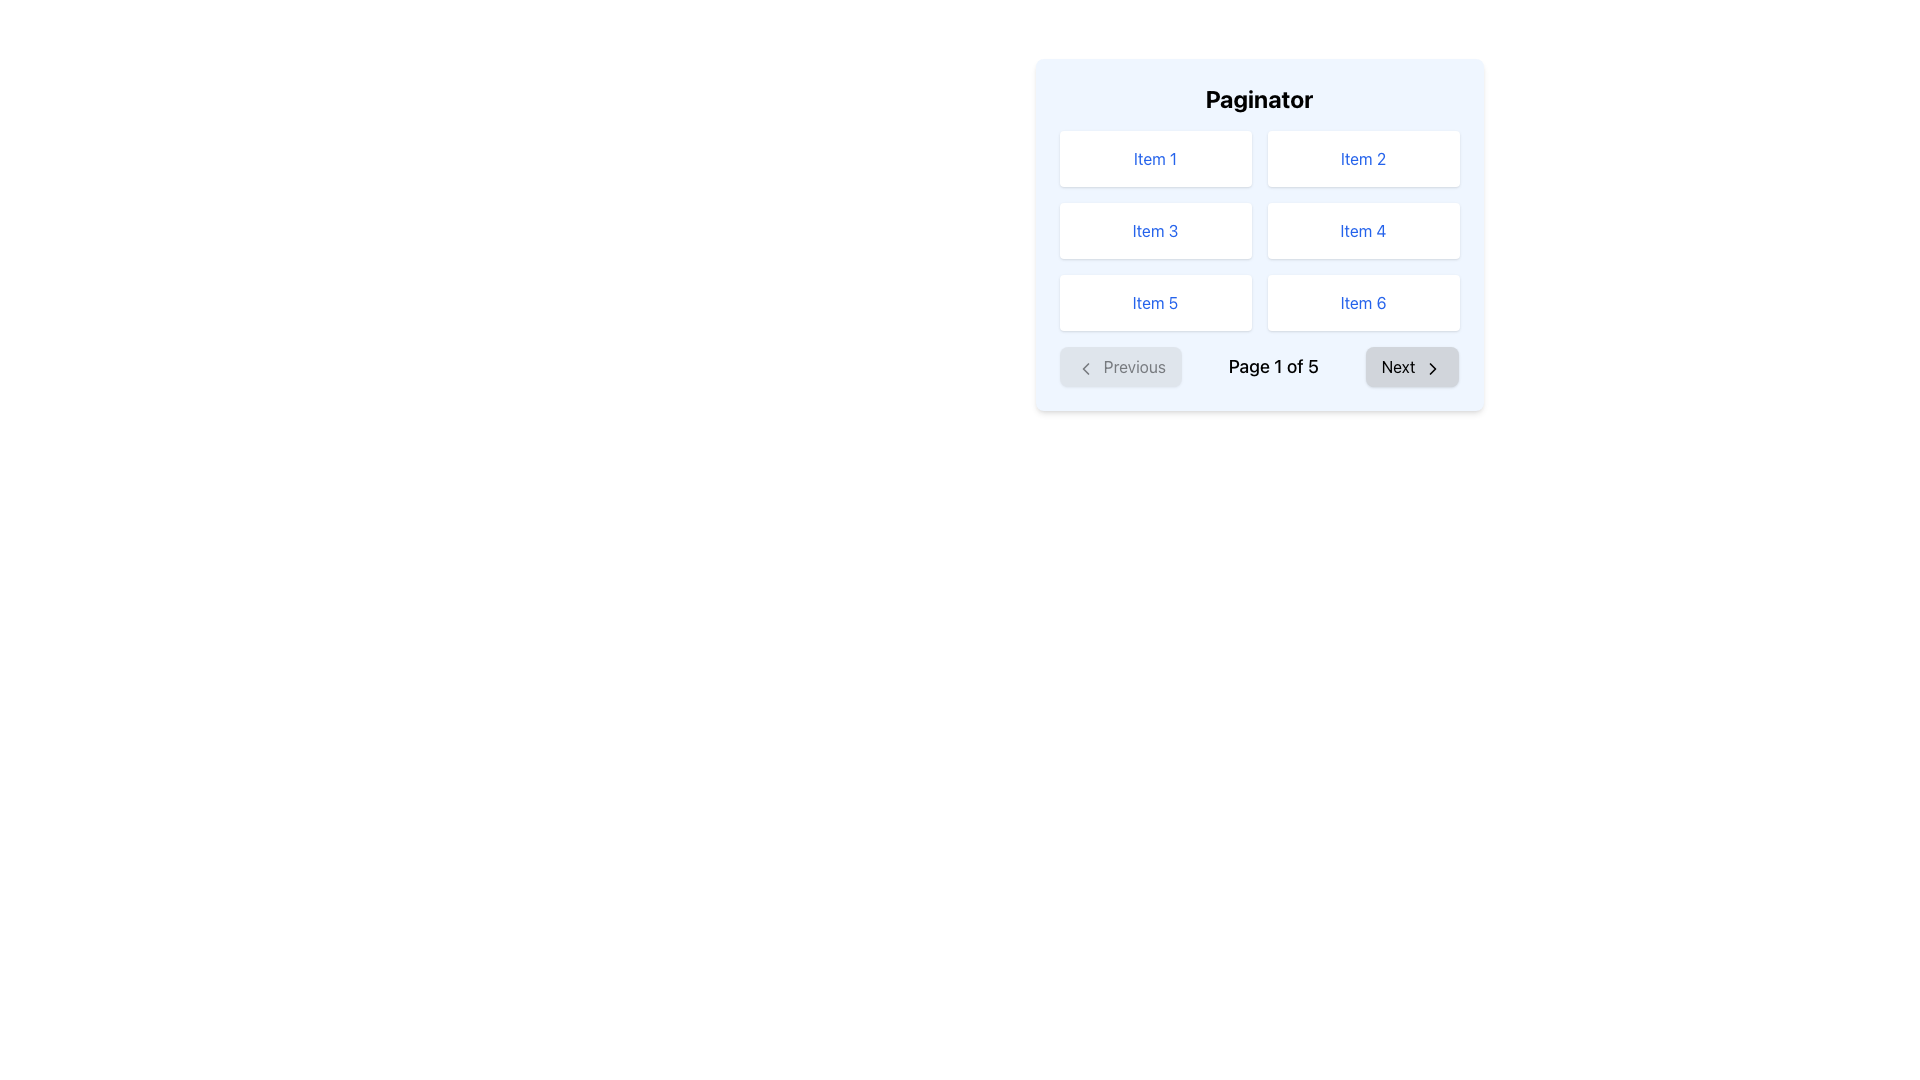 This screenshot has width=1920, height=1080. Describe the element at coordinates (1362, 303) in the screenshot. I see `the item in the paginator located in the second column of the third row` at that location.